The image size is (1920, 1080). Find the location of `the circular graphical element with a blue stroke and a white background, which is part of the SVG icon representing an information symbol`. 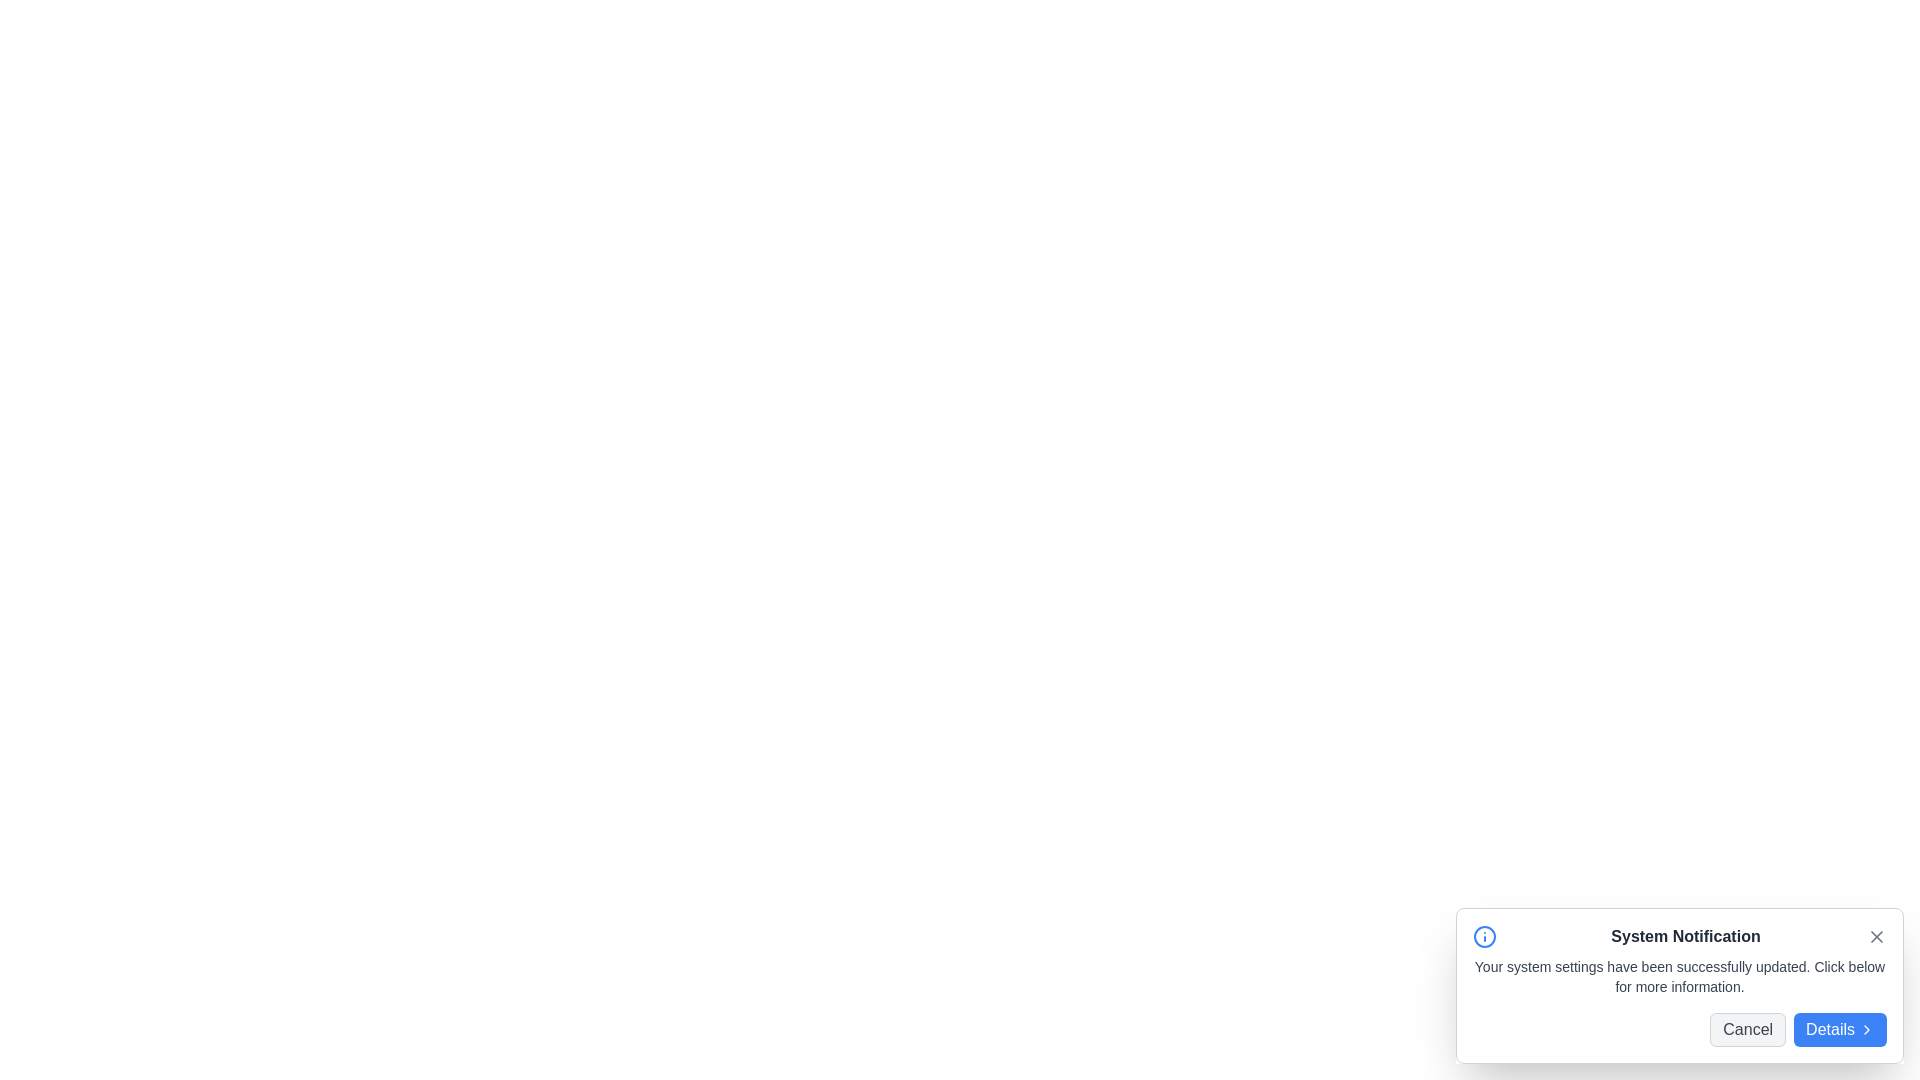

the circular graphical element with a blue stroke and a white background, which is part of the SVG icon representing an information symbol is located at coordinates (1484, 937).